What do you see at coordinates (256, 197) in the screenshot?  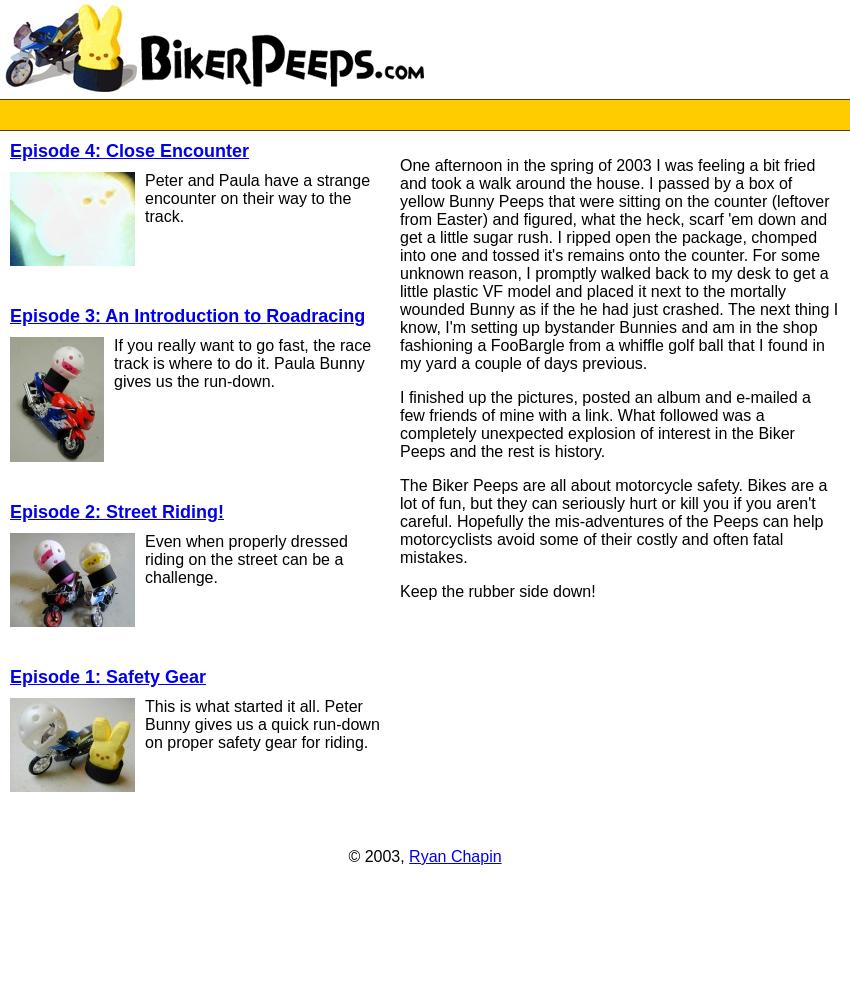 I see `'Peter and Paula have a strange encounter on their way to the track.'` at bounding box center [256, 197].